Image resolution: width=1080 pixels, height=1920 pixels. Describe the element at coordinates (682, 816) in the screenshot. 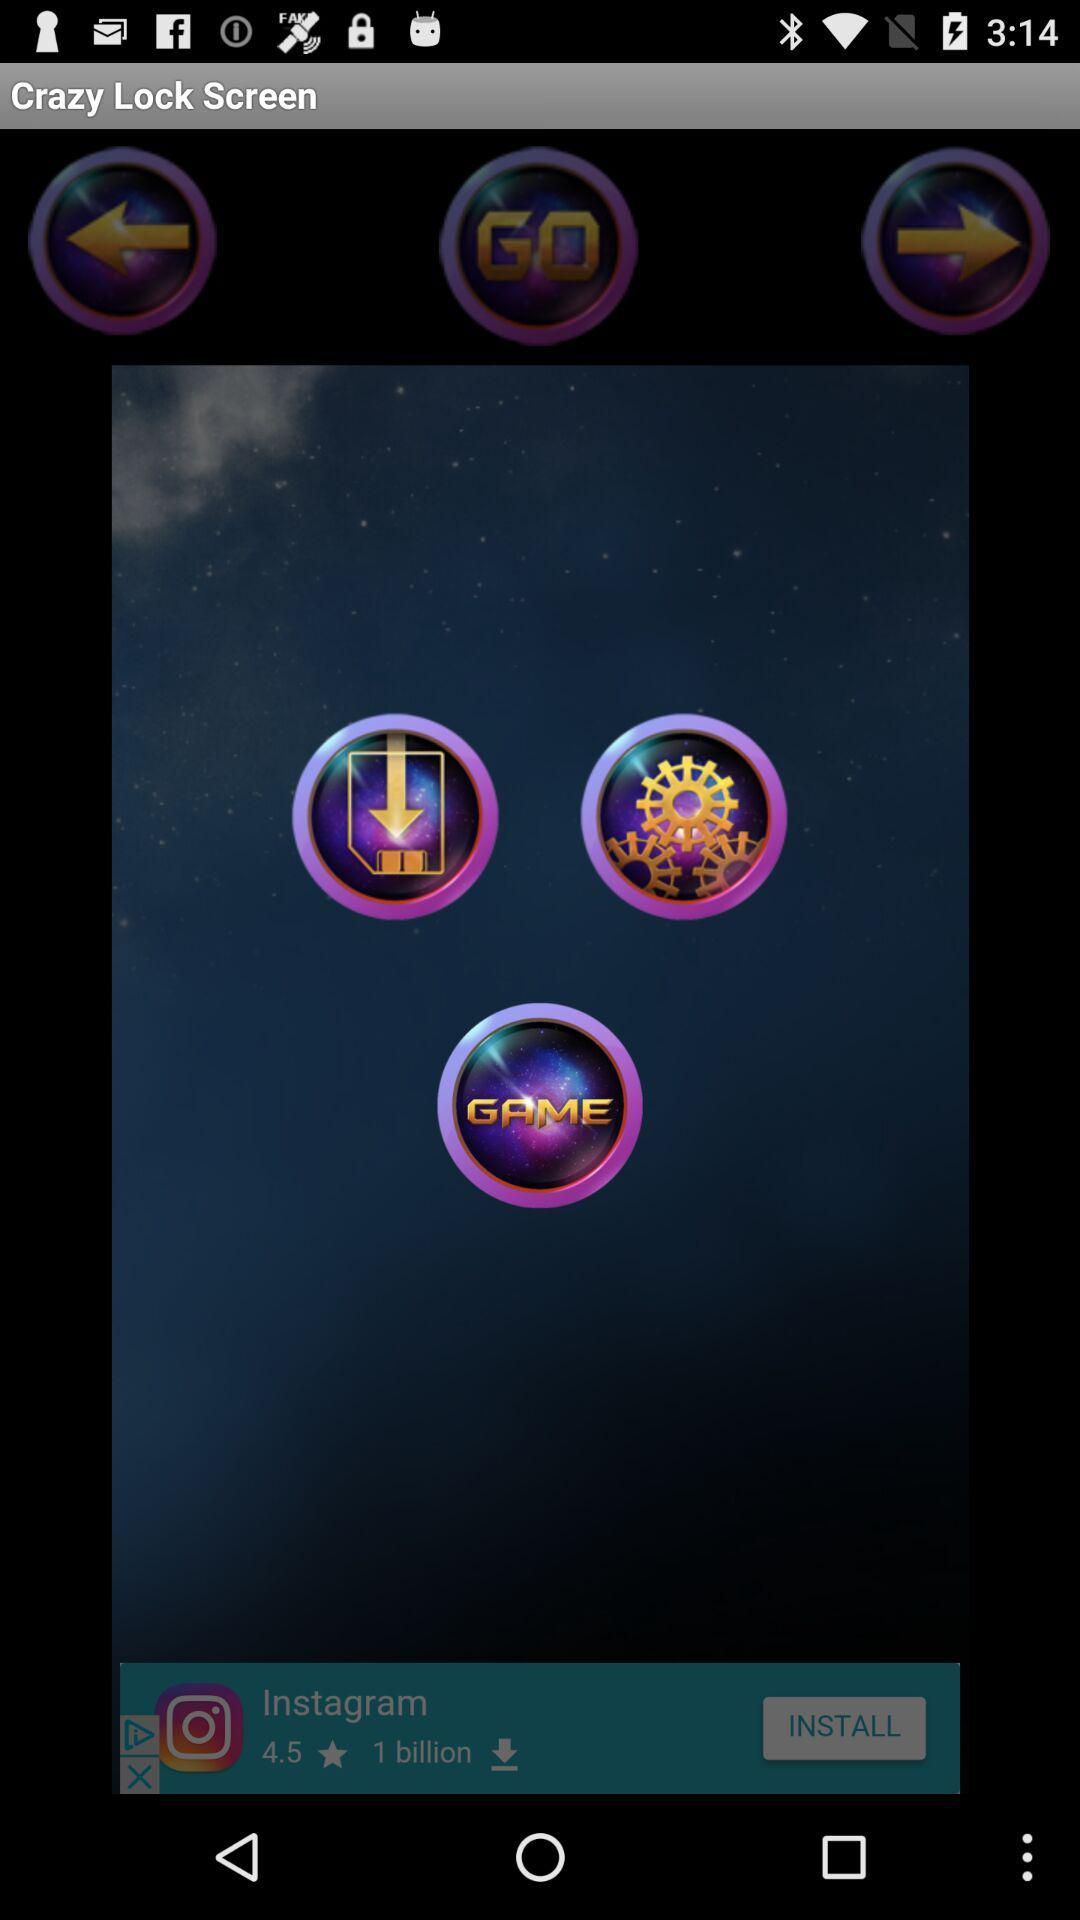

I see `open settings menu` at that location.